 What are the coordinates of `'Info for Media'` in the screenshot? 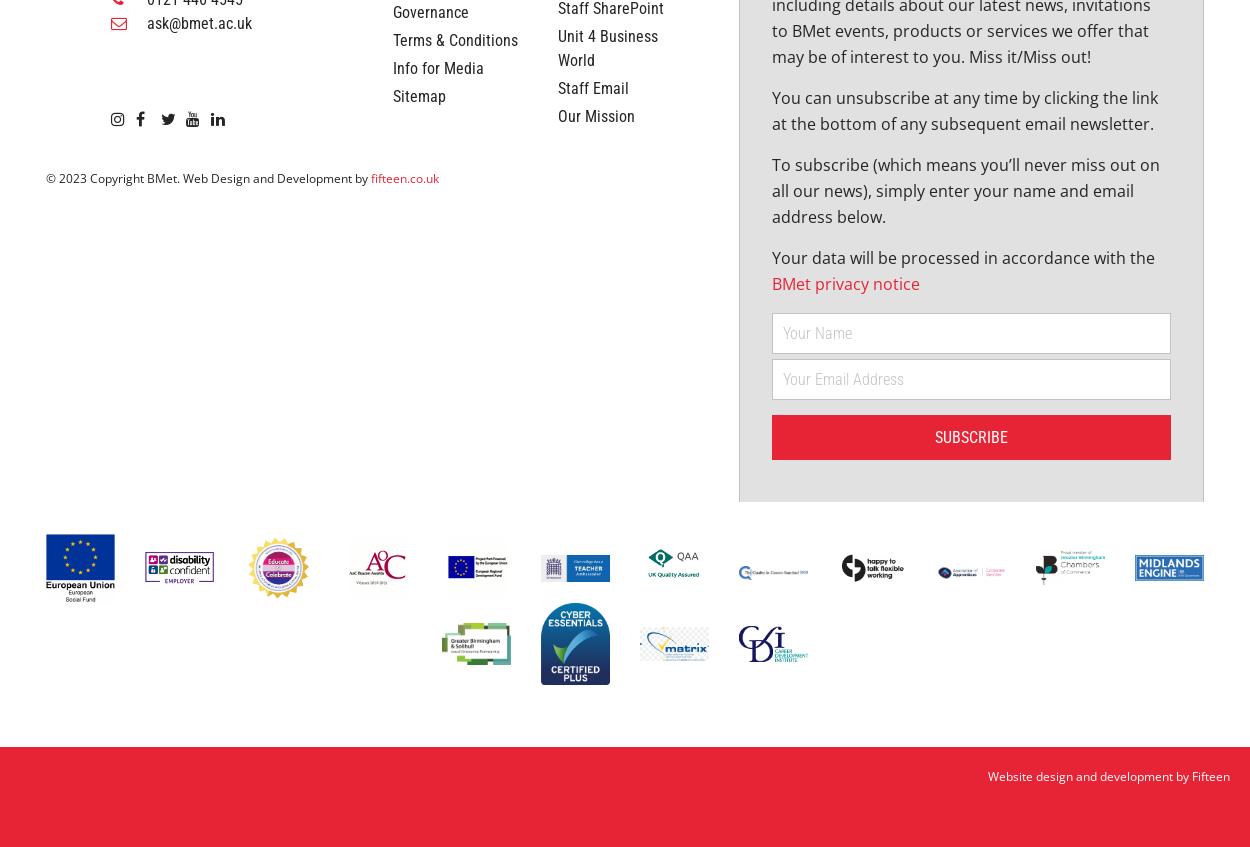 It's located at (437, 213).